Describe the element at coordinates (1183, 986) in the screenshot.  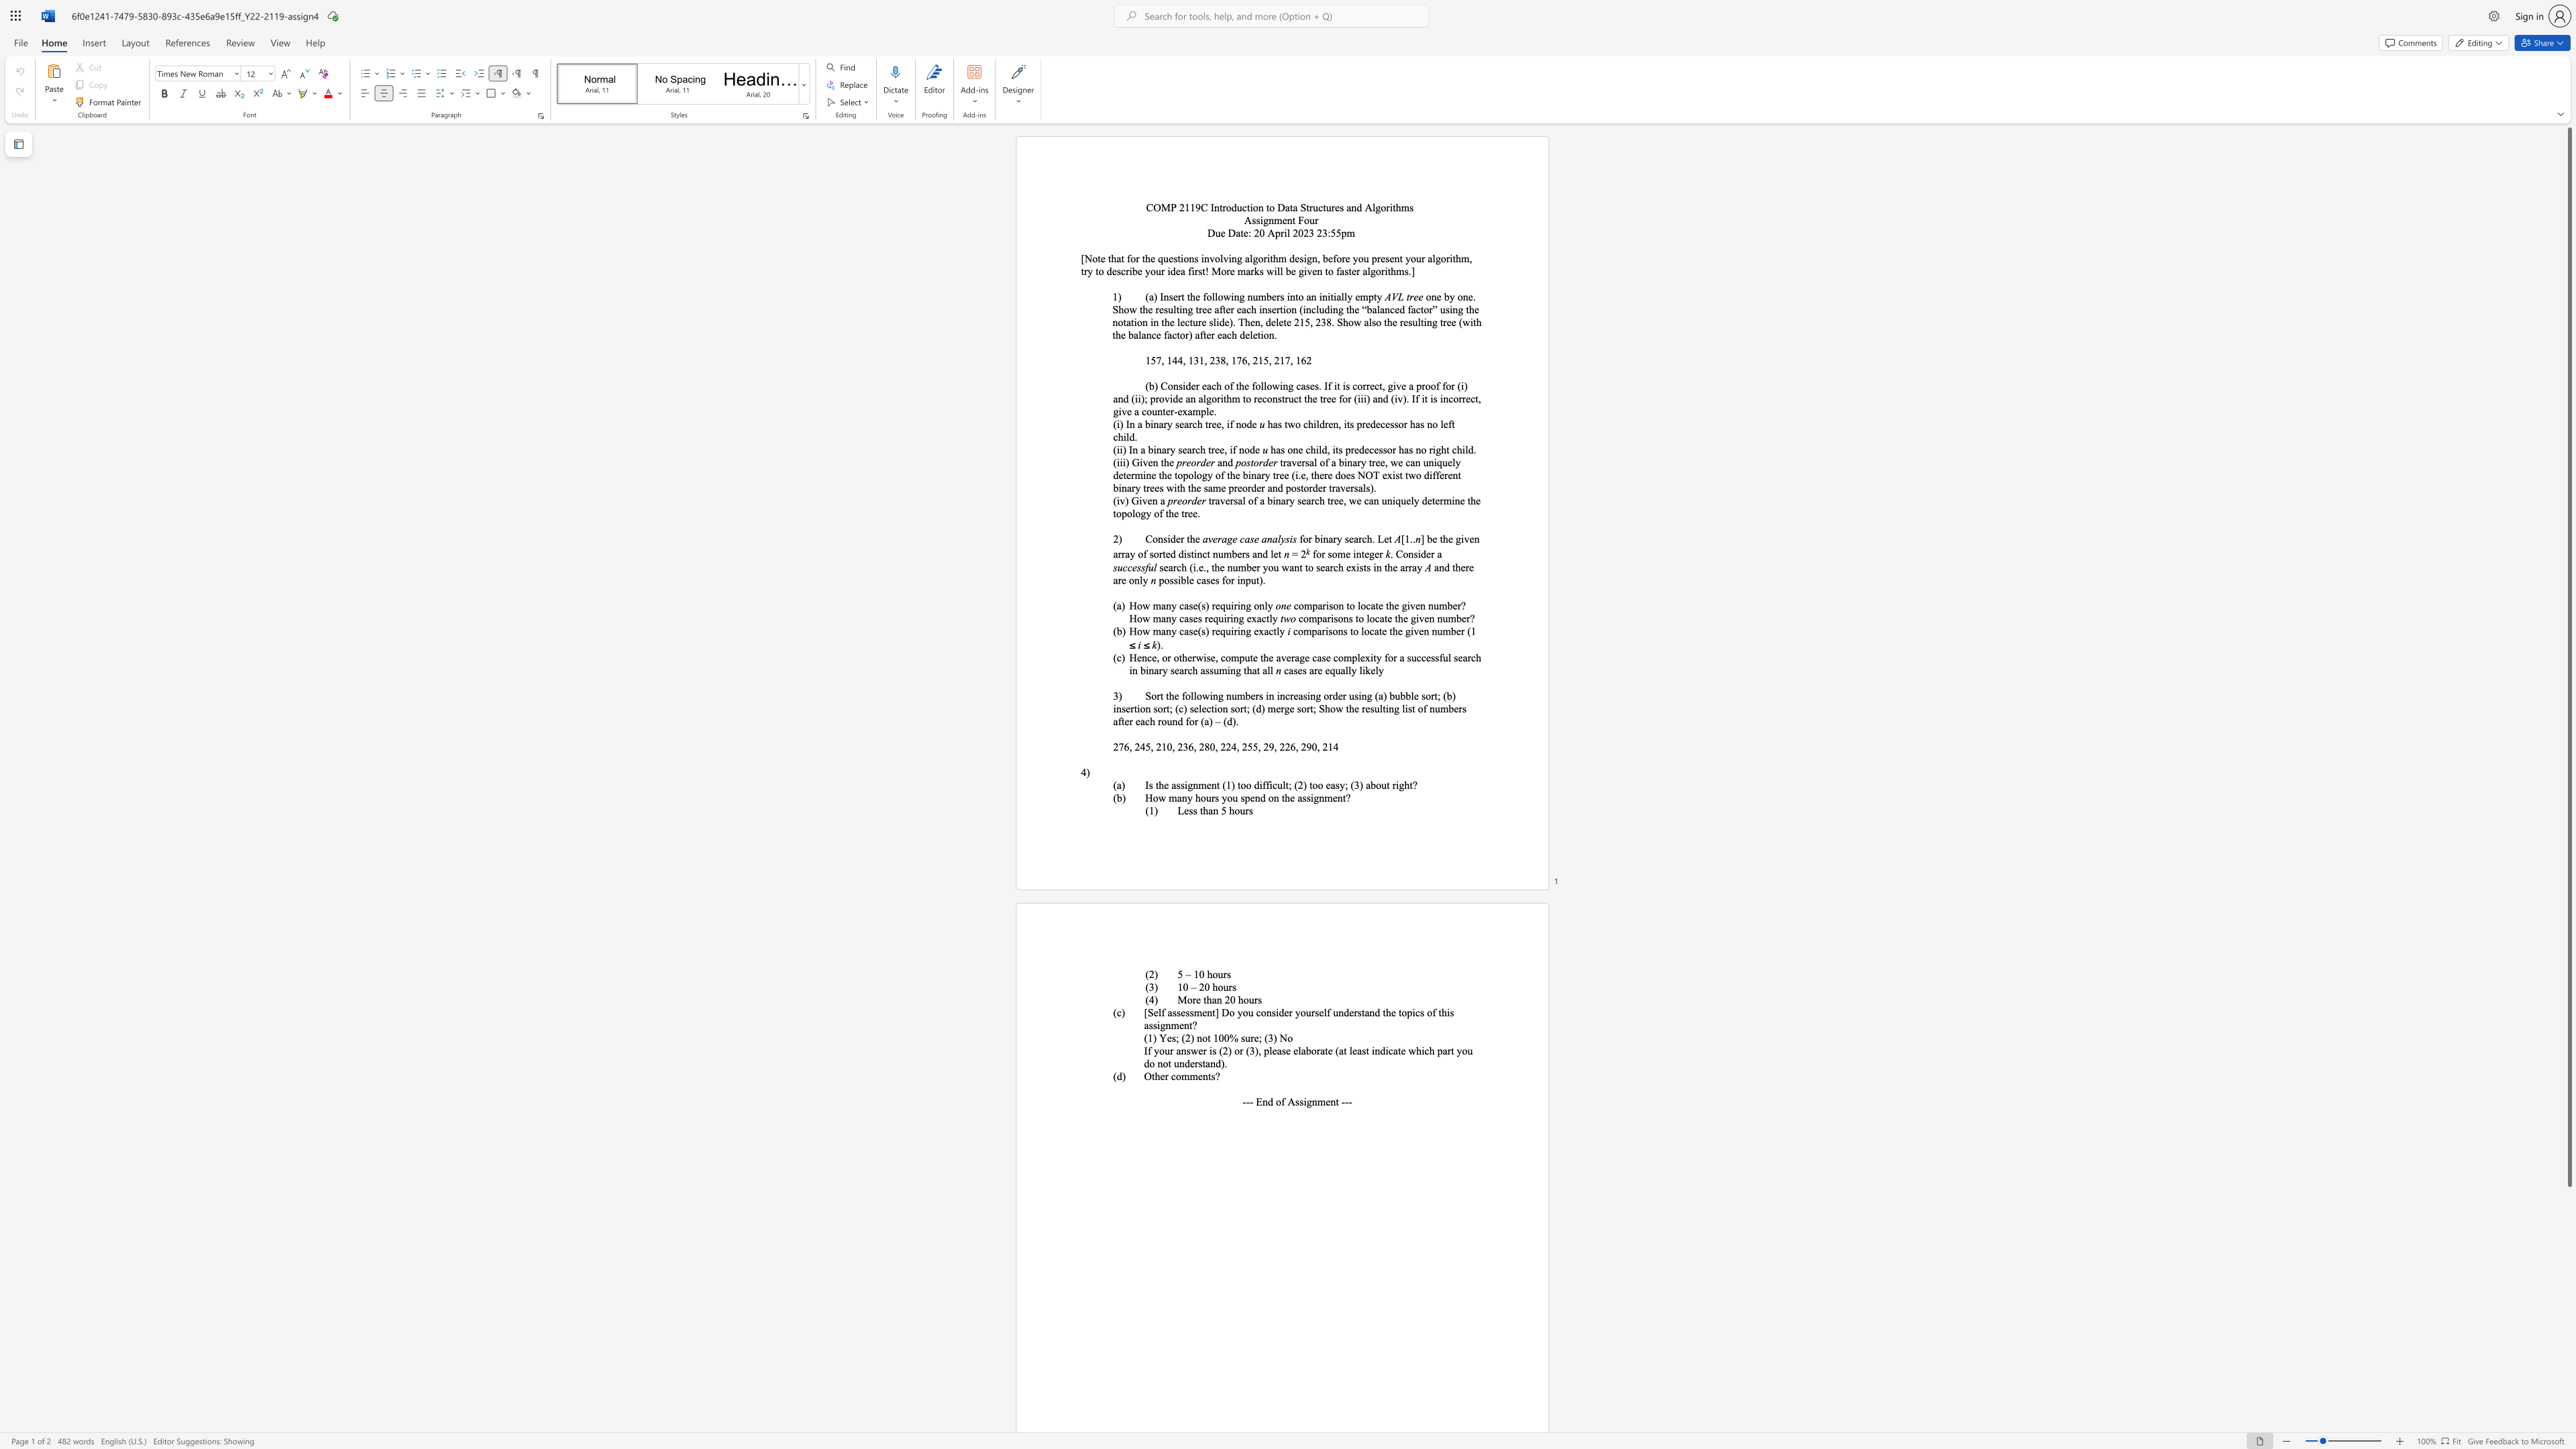
I see `the subset text "0 –" within the text "10 – 20 hours"` at that location.